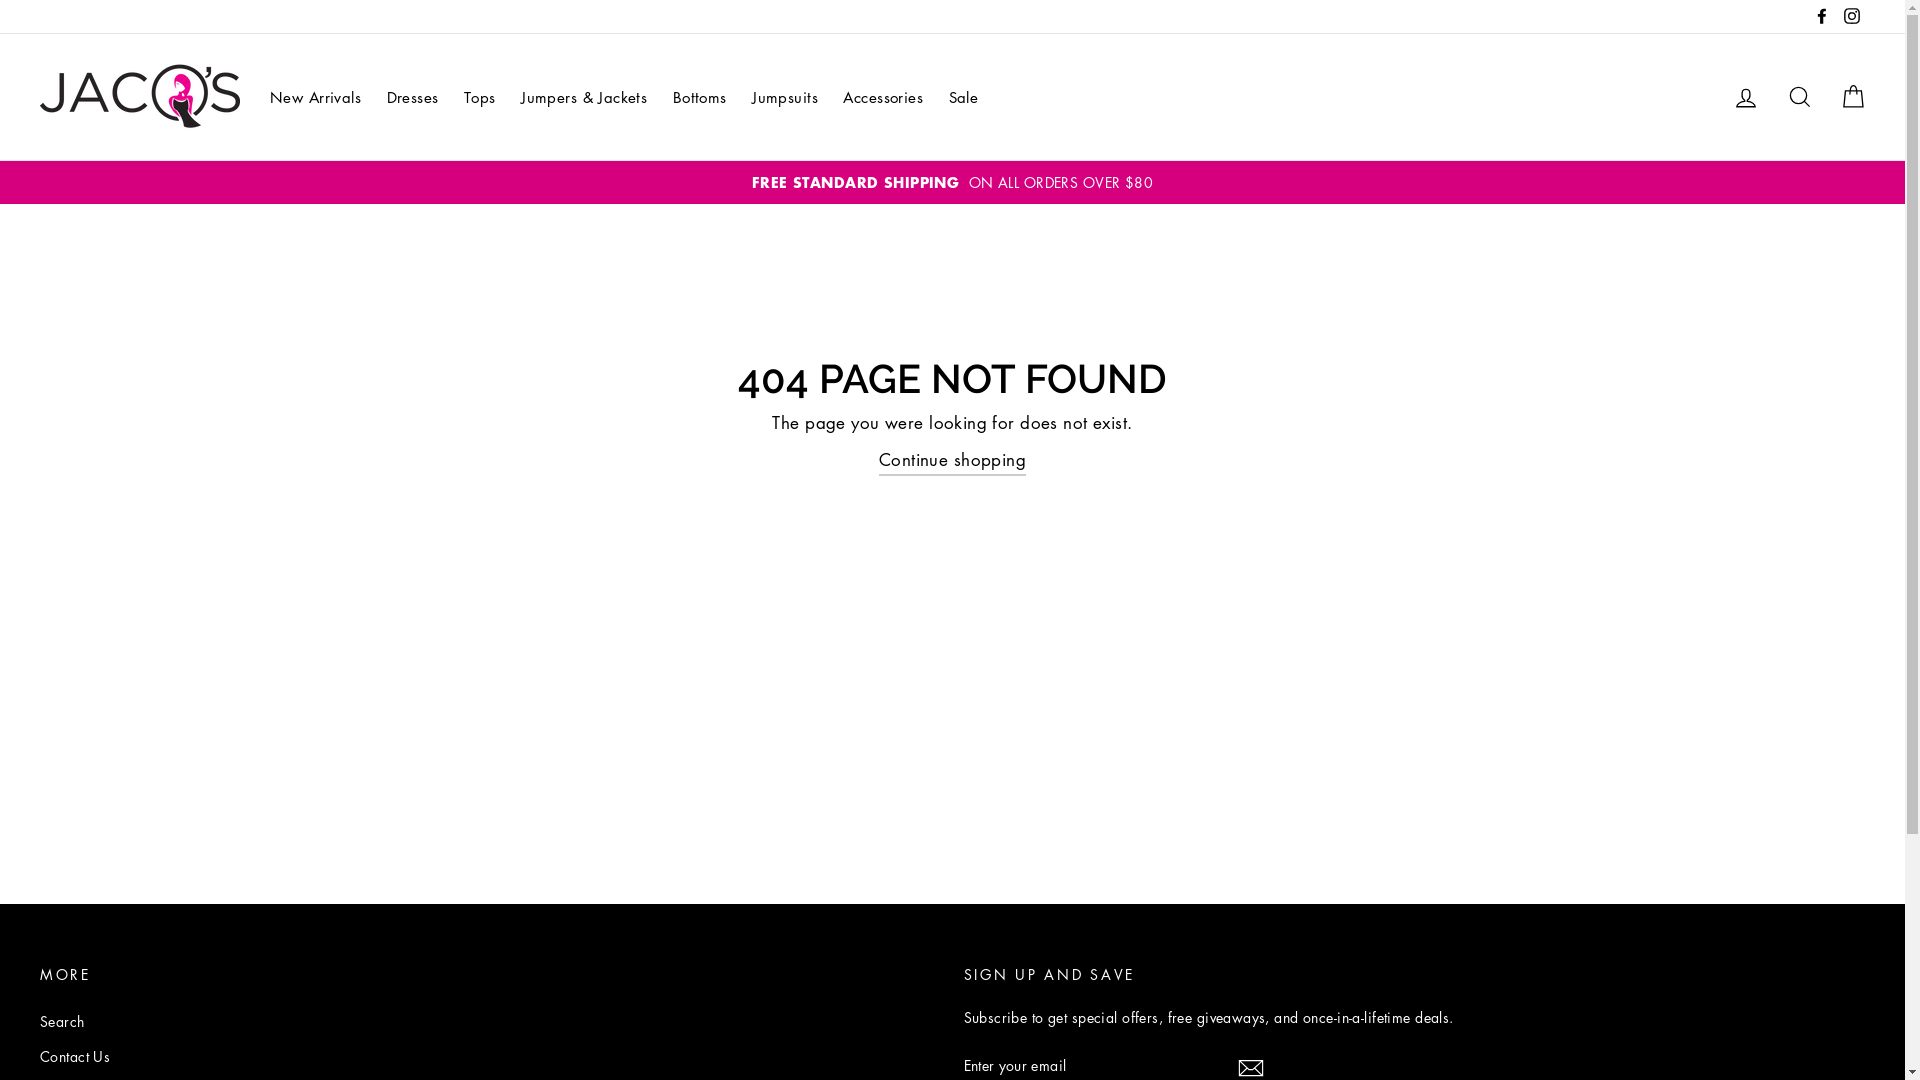  I want to click on 'Continue shopping', so click(951, 460).